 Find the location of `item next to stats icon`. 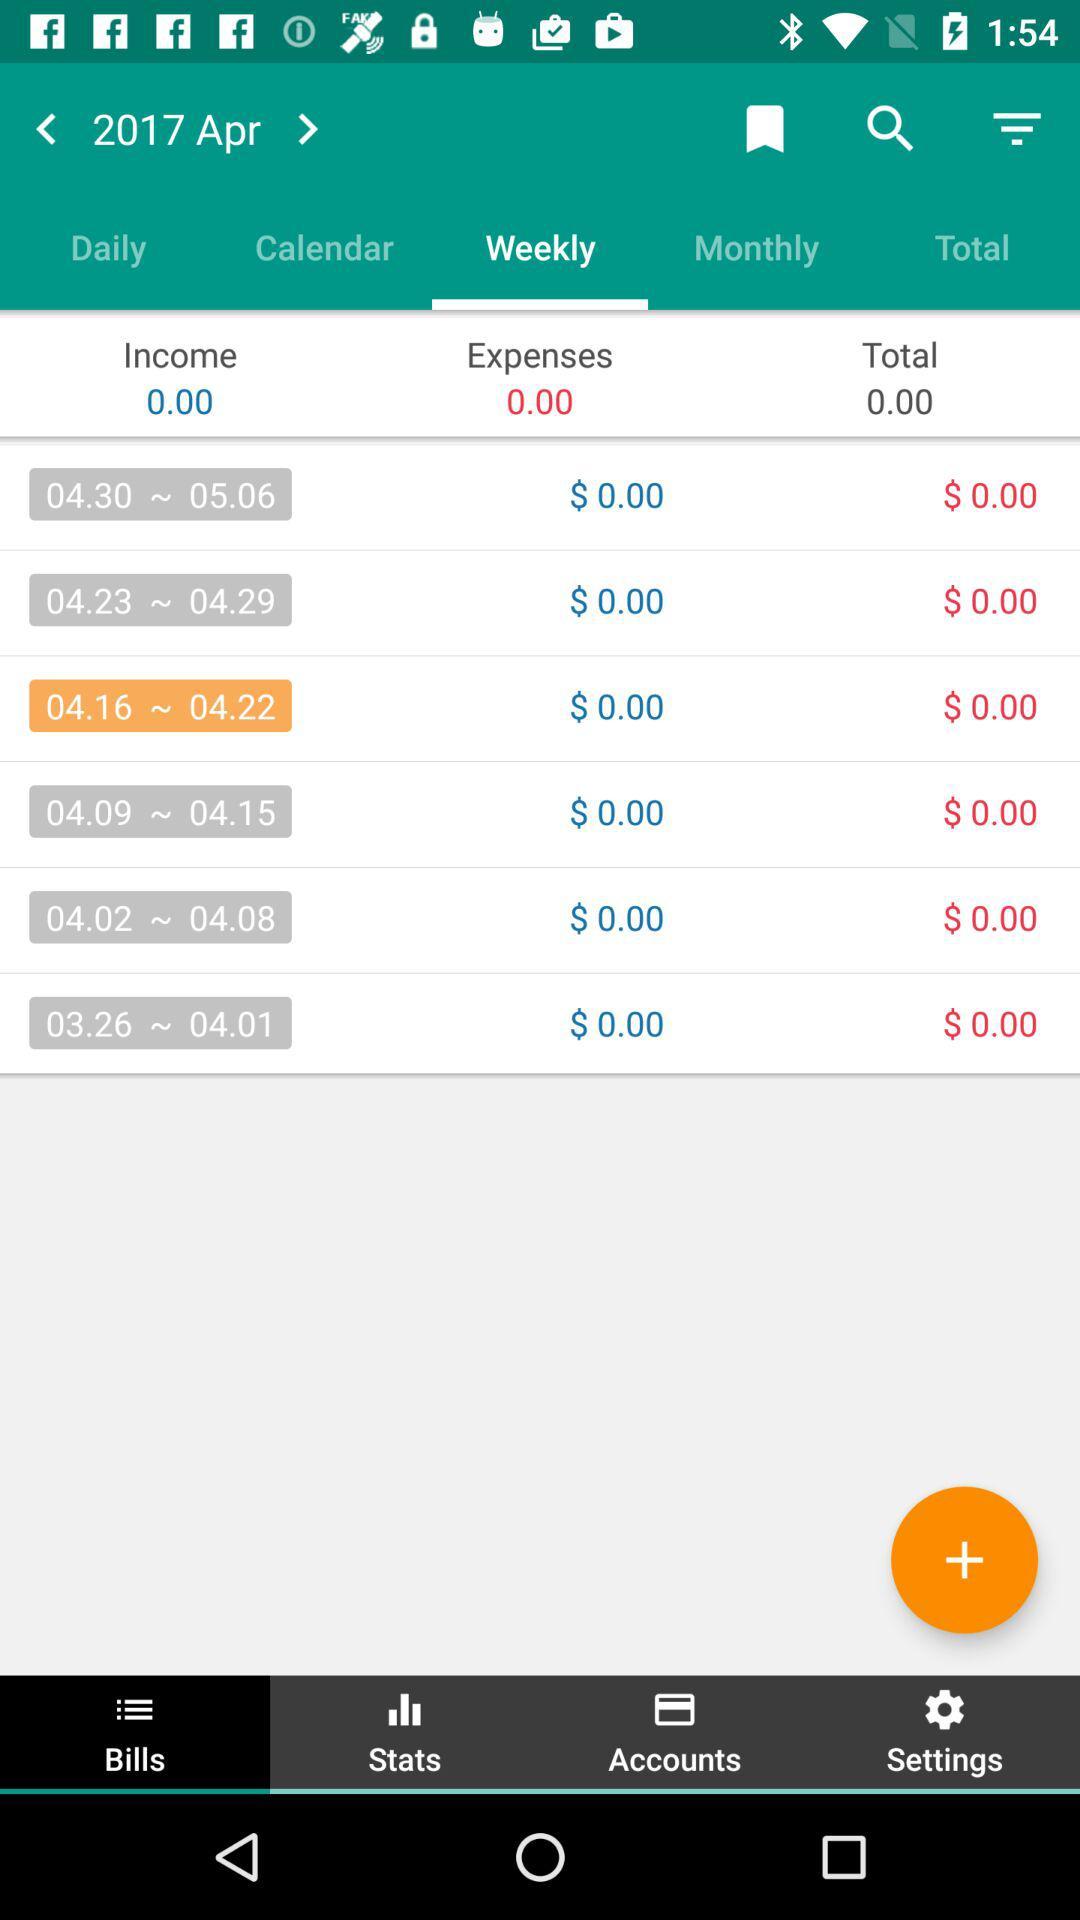

item next to stats icon is located at coordinates (675, 1731).